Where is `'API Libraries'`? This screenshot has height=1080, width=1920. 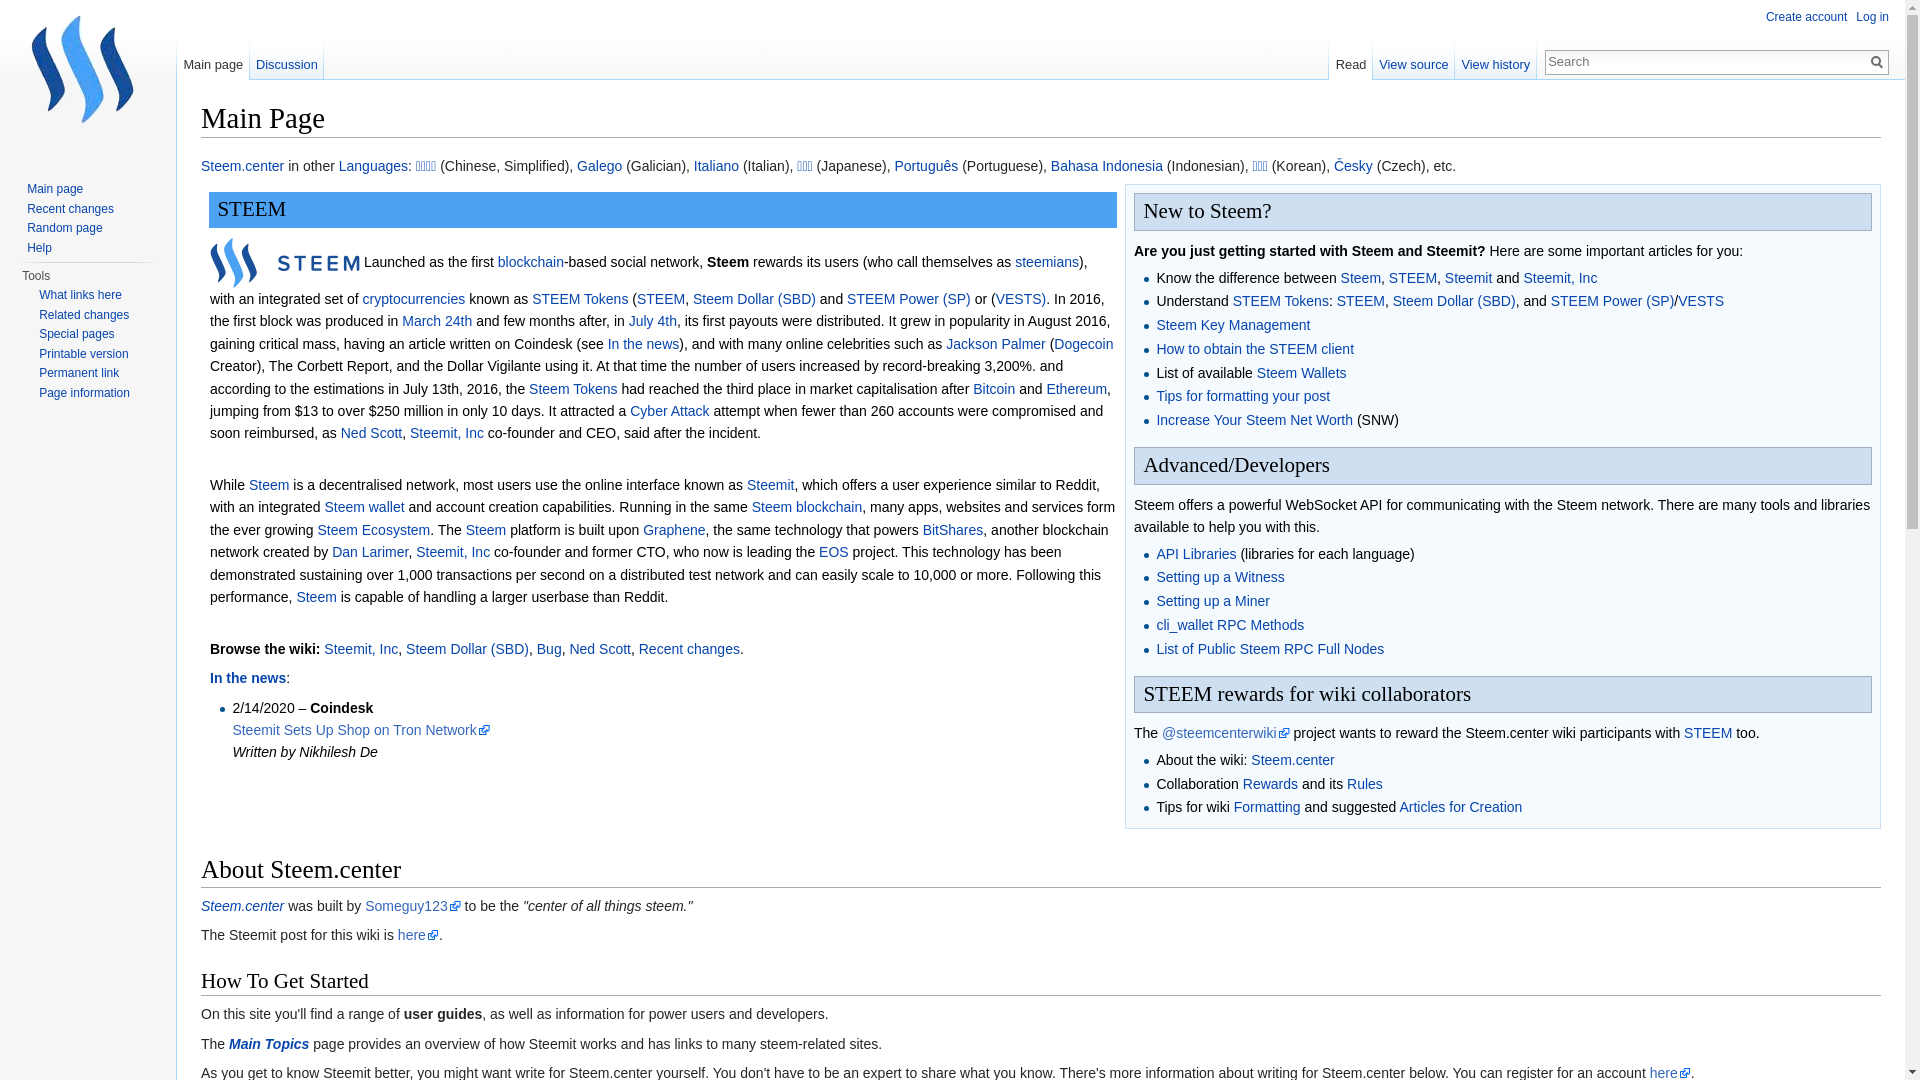
'API Libraries' is located at coordinates (1195, 554).